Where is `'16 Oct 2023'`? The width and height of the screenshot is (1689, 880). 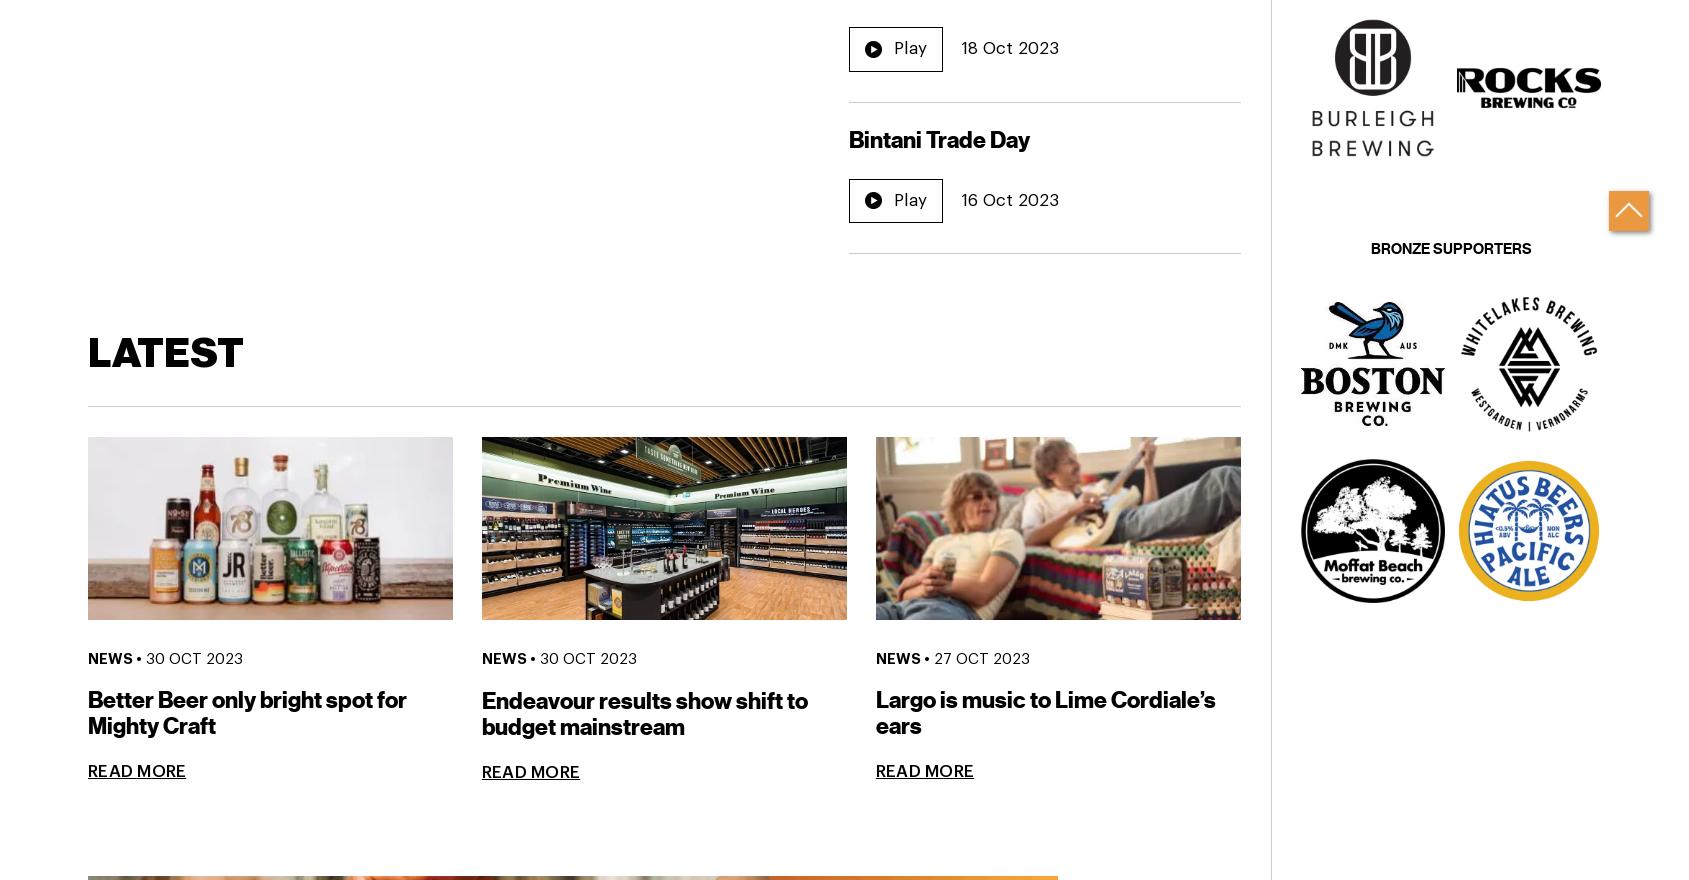 '16 Oct 2023' is located at coordinates (1009, 199).